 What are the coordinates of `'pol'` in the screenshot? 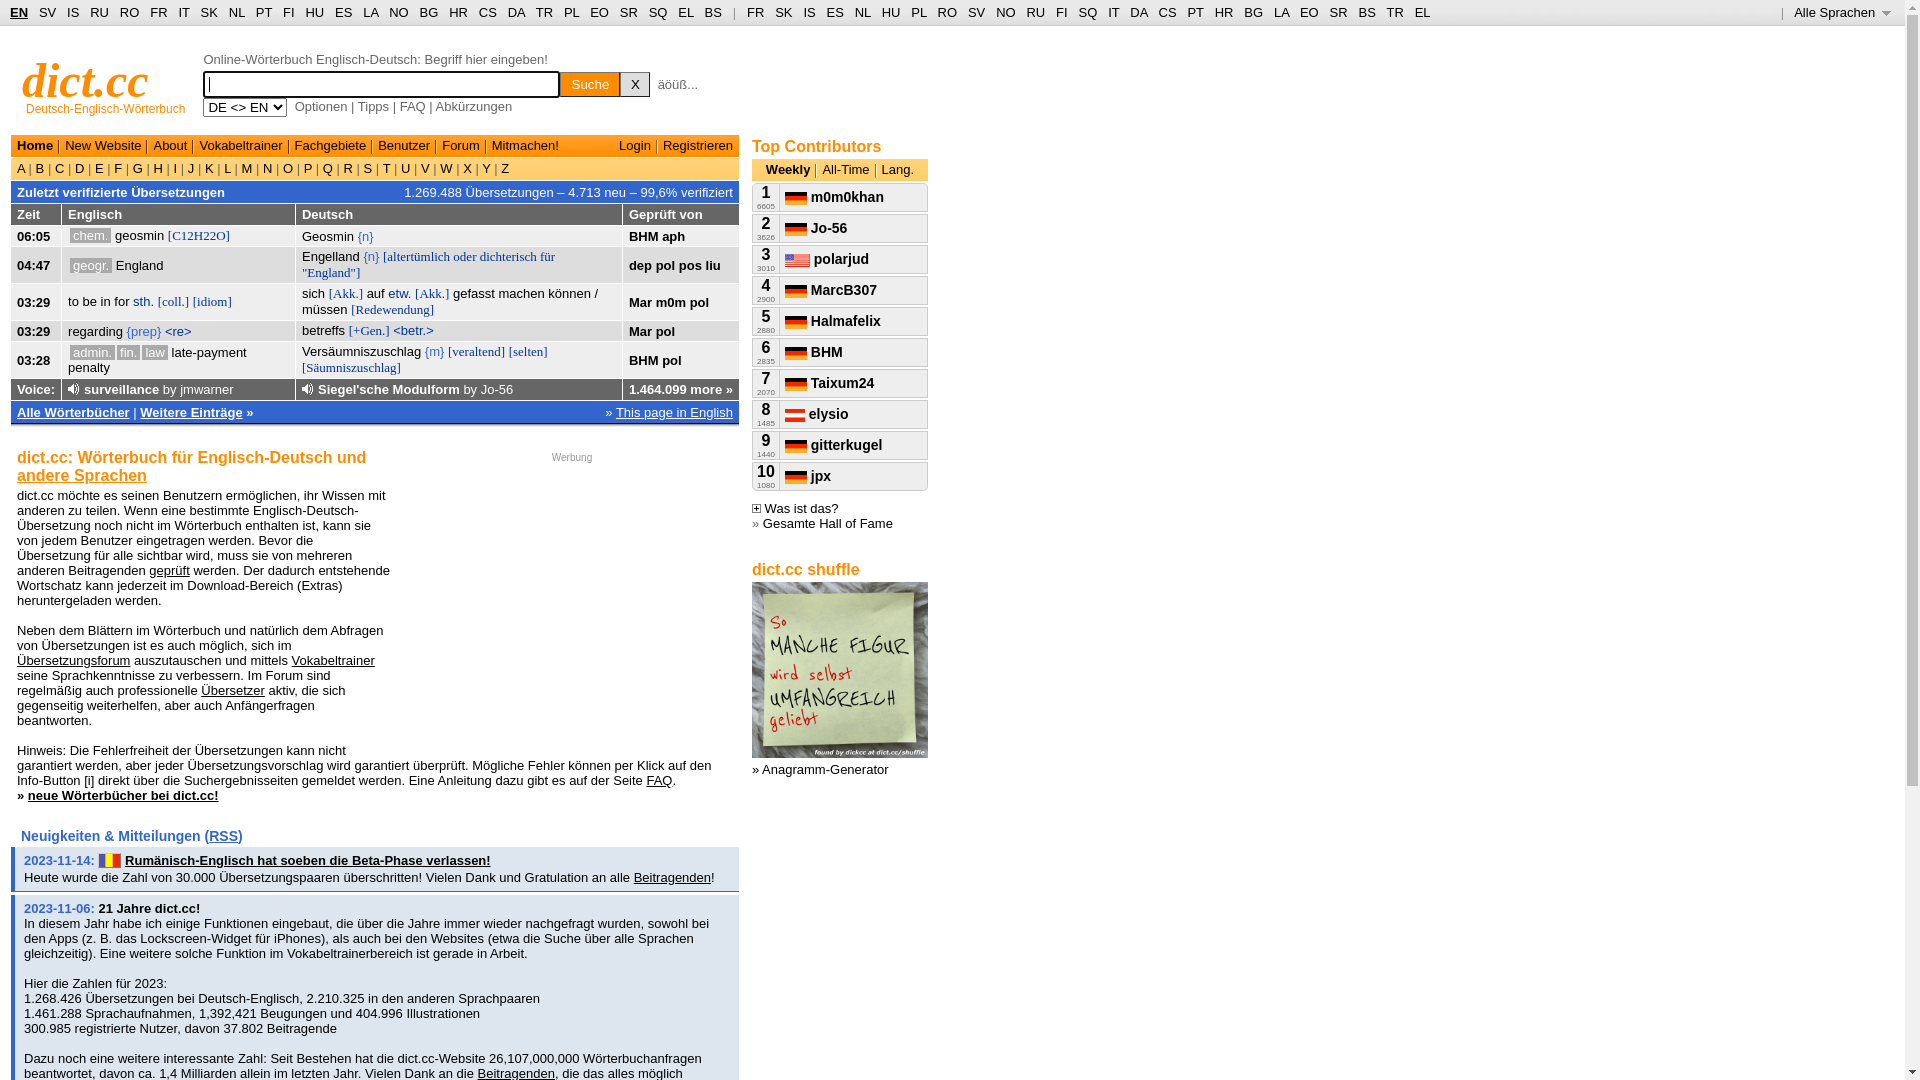 It's located at (700, 301).